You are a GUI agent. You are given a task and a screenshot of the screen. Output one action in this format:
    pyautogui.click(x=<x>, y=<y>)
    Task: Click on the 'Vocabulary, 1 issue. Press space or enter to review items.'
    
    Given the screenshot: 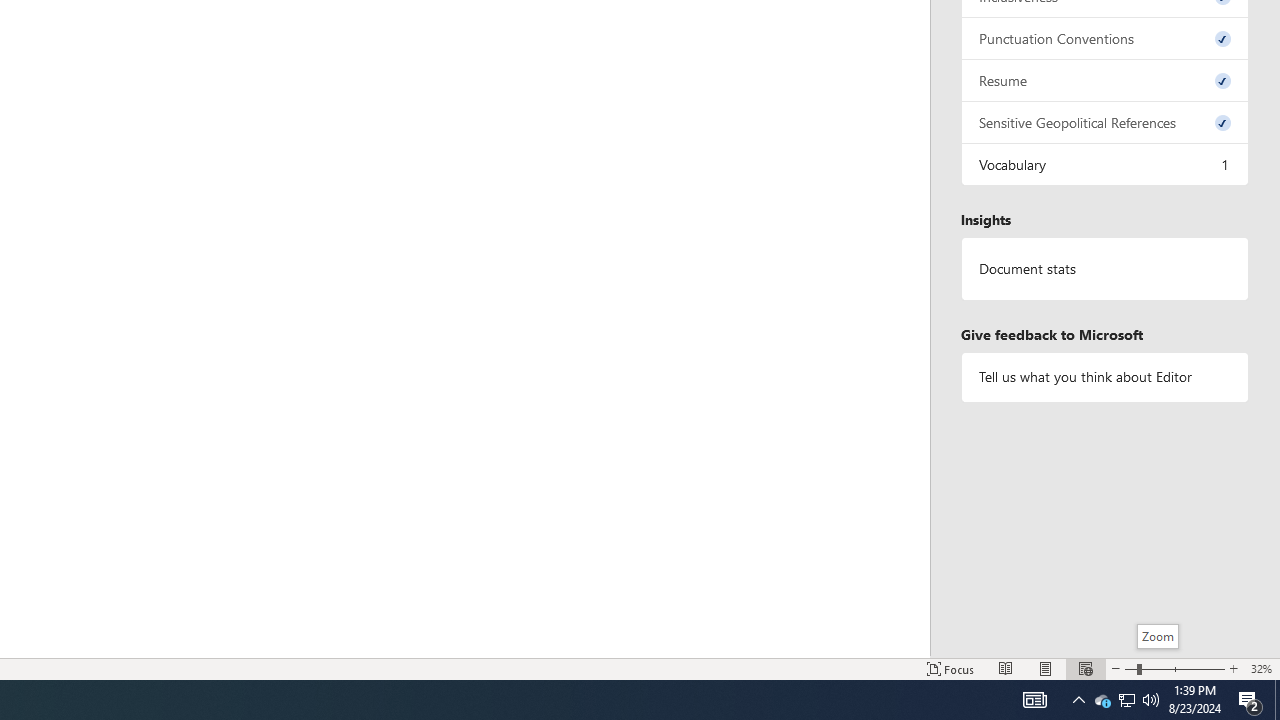 What is the action you would take?
    pyautogui.click(x=1104, y=163)
    